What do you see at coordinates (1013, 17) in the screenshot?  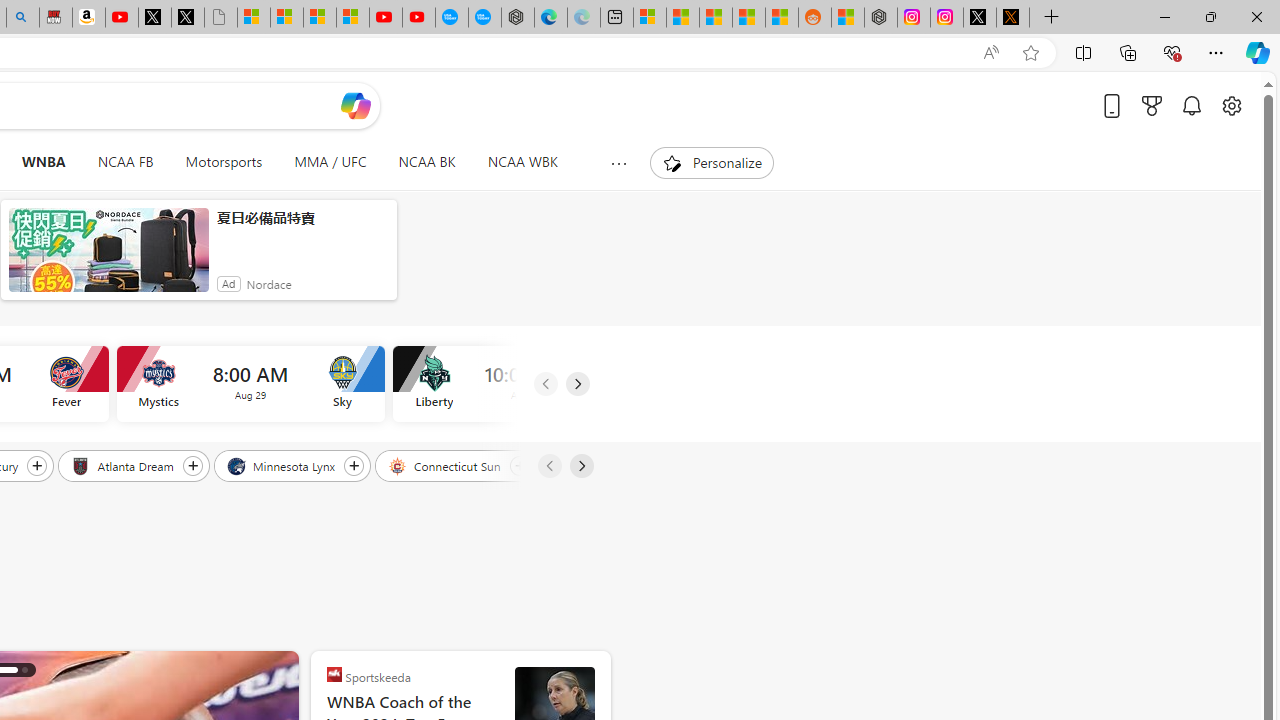 I see `'help.x.com | 524: A timeout occurred'` at bounding box center [1013, 17].